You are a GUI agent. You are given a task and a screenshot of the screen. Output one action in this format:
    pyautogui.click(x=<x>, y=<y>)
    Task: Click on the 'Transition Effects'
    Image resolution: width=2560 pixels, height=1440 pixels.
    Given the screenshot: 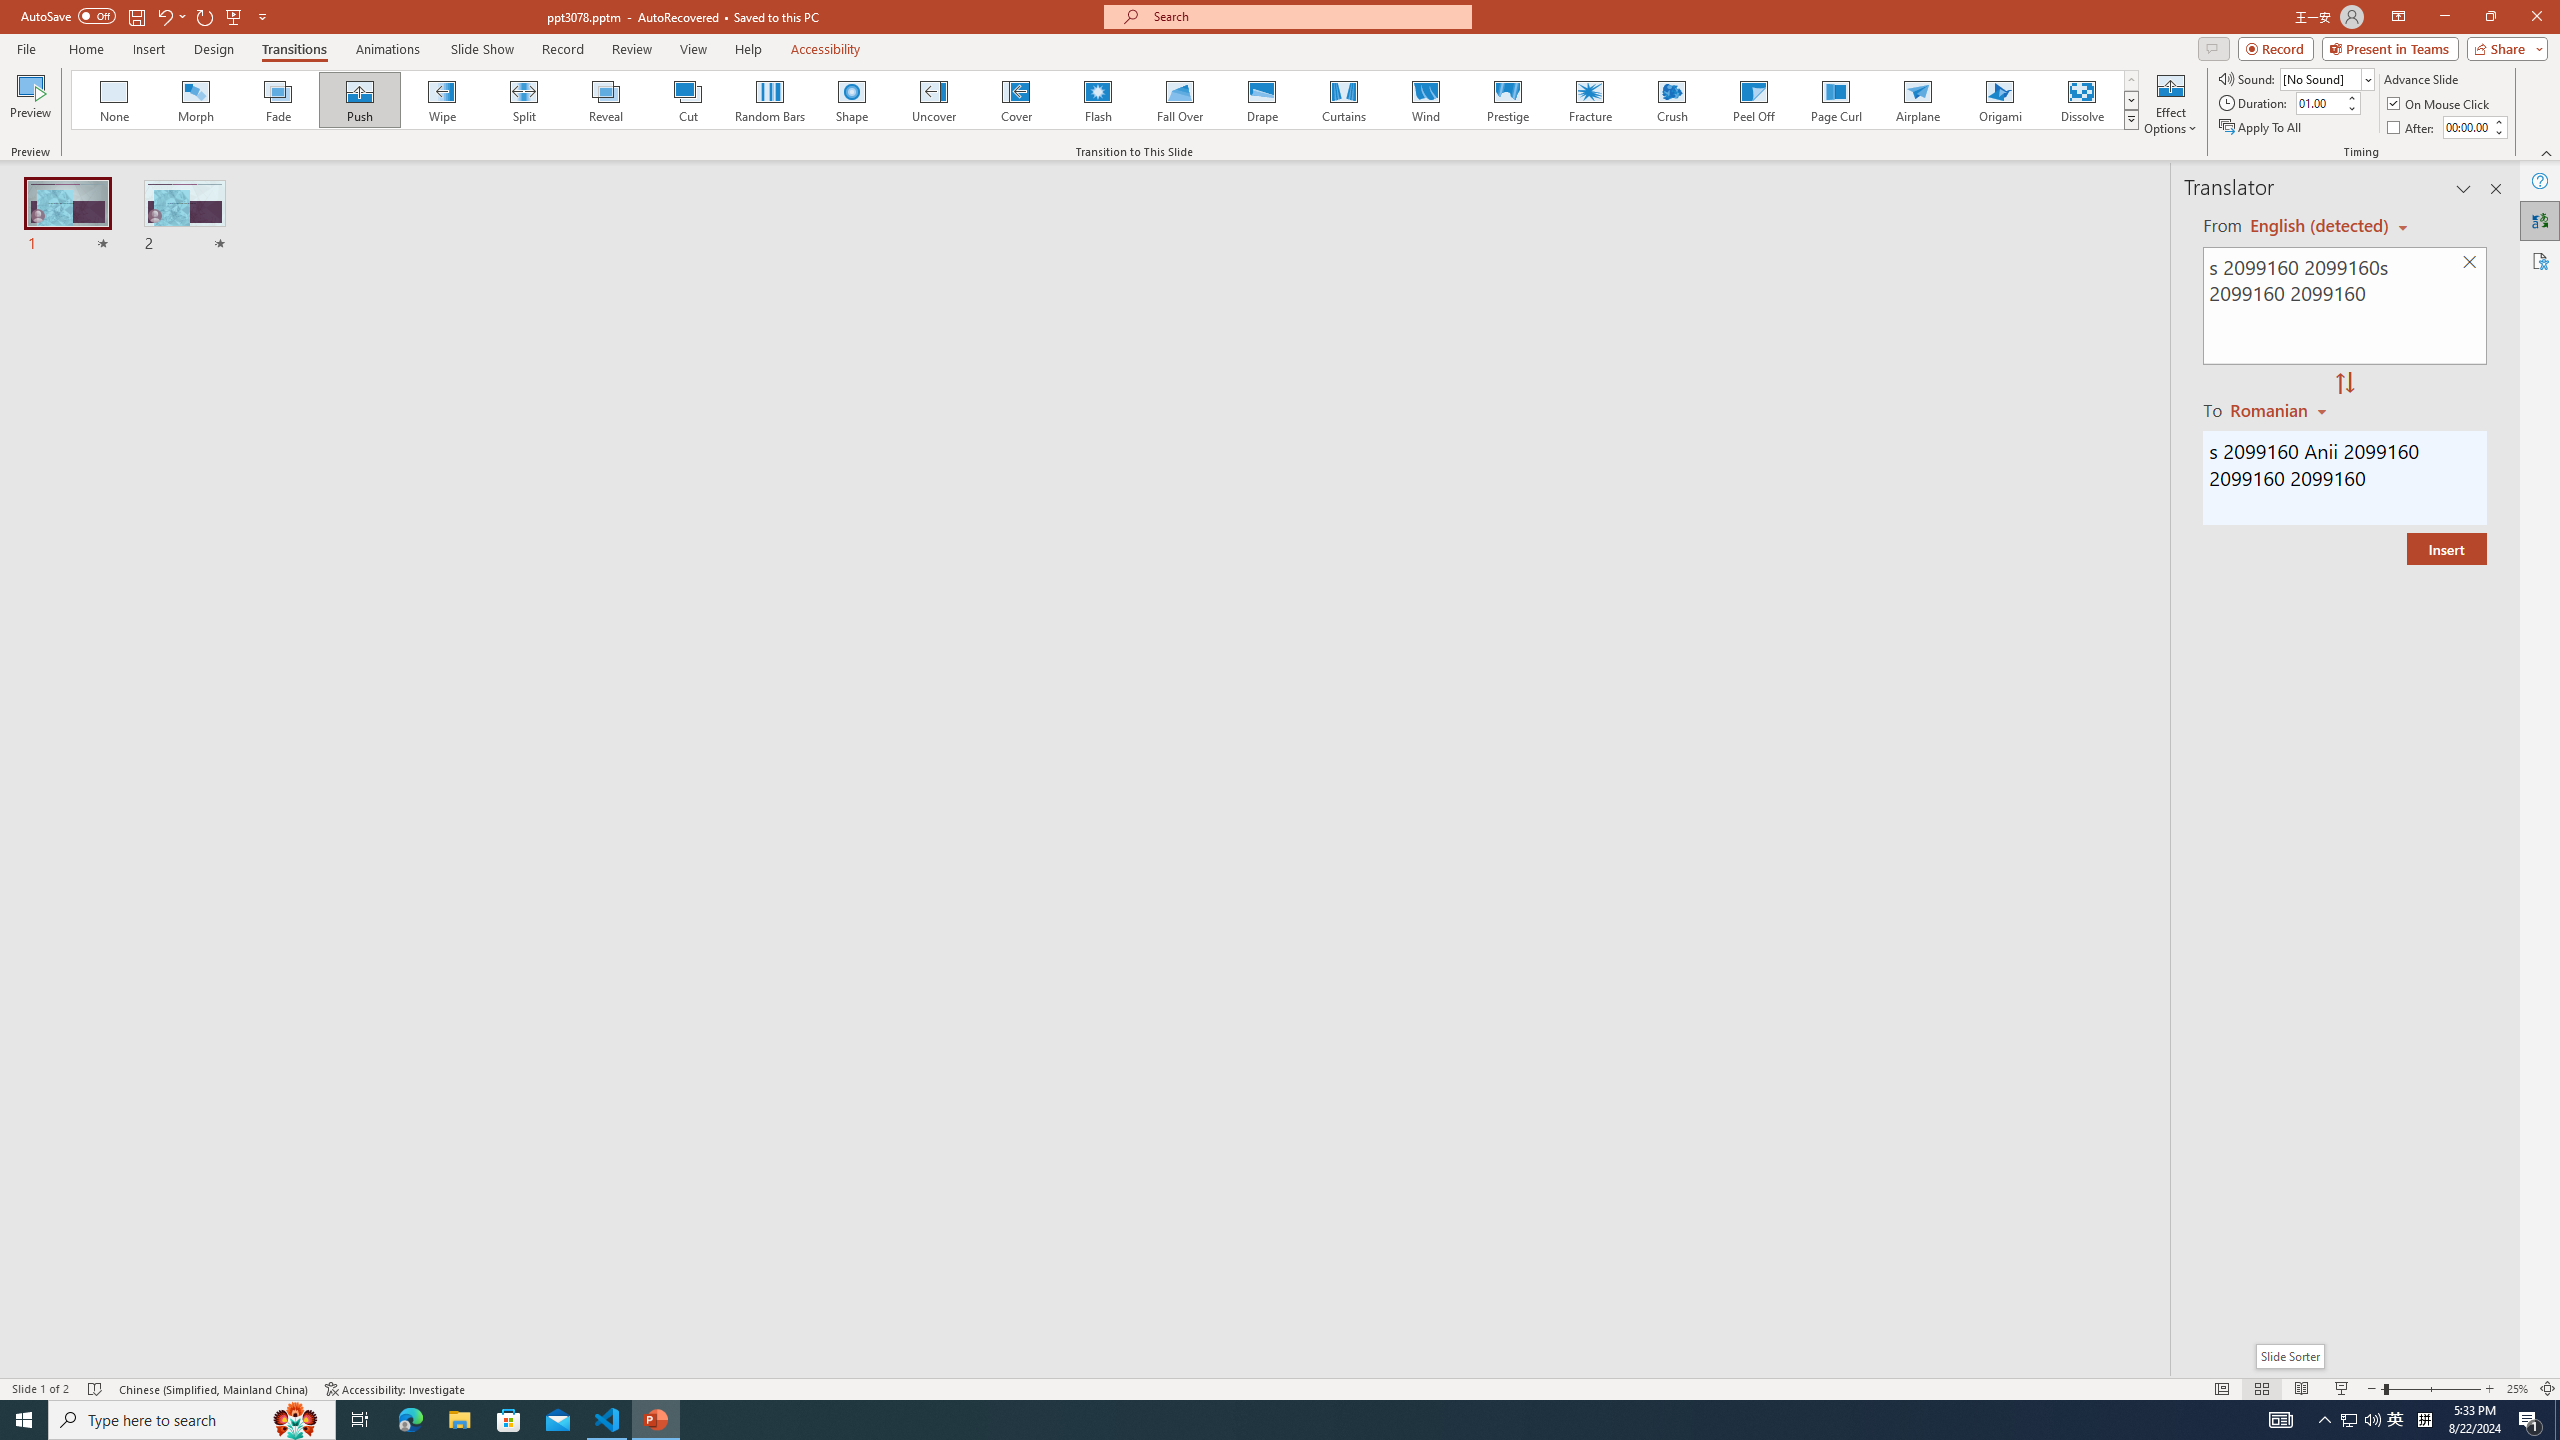 What is the action you would take?
    pyautogui.click(x=2131, y=118)
    